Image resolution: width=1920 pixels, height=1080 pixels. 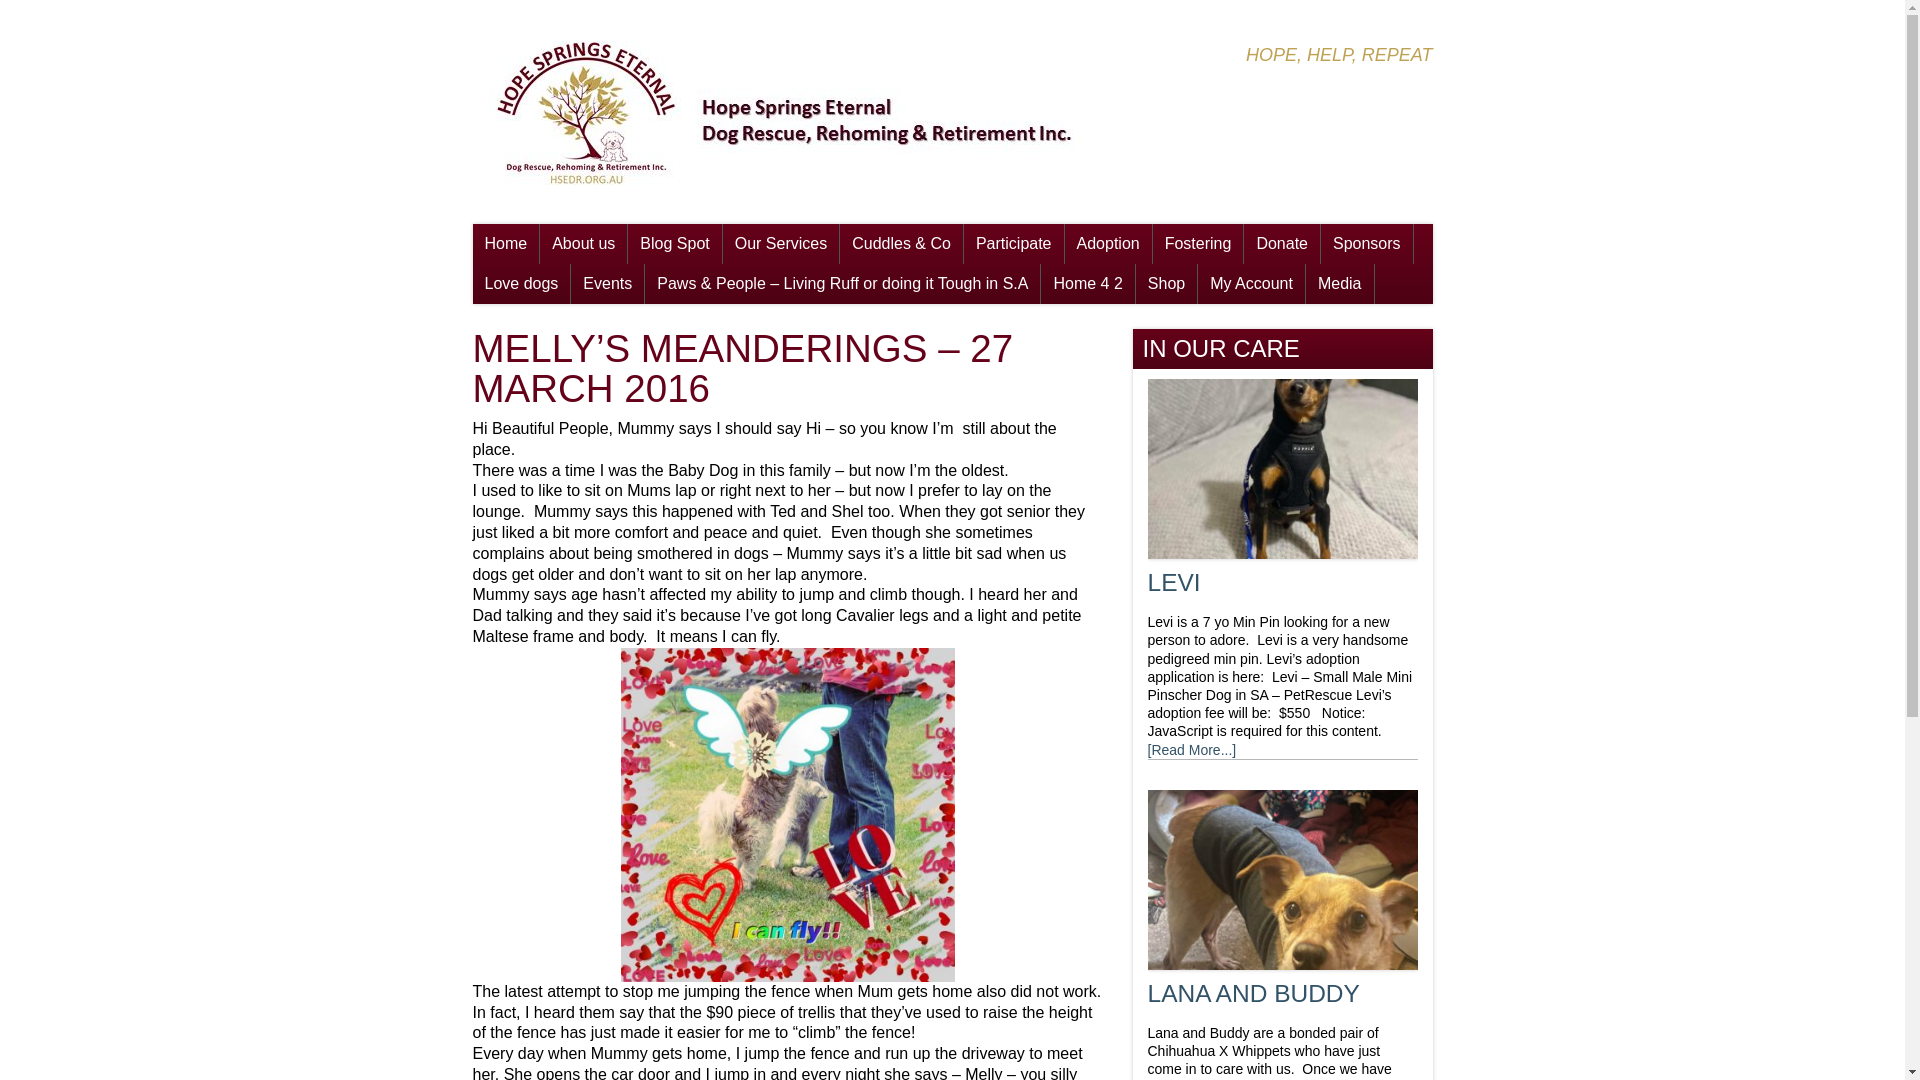 What do you see at coordinates (582, 242) in the screenshot?
I see `'About us'` at bounding box center [582, 242].